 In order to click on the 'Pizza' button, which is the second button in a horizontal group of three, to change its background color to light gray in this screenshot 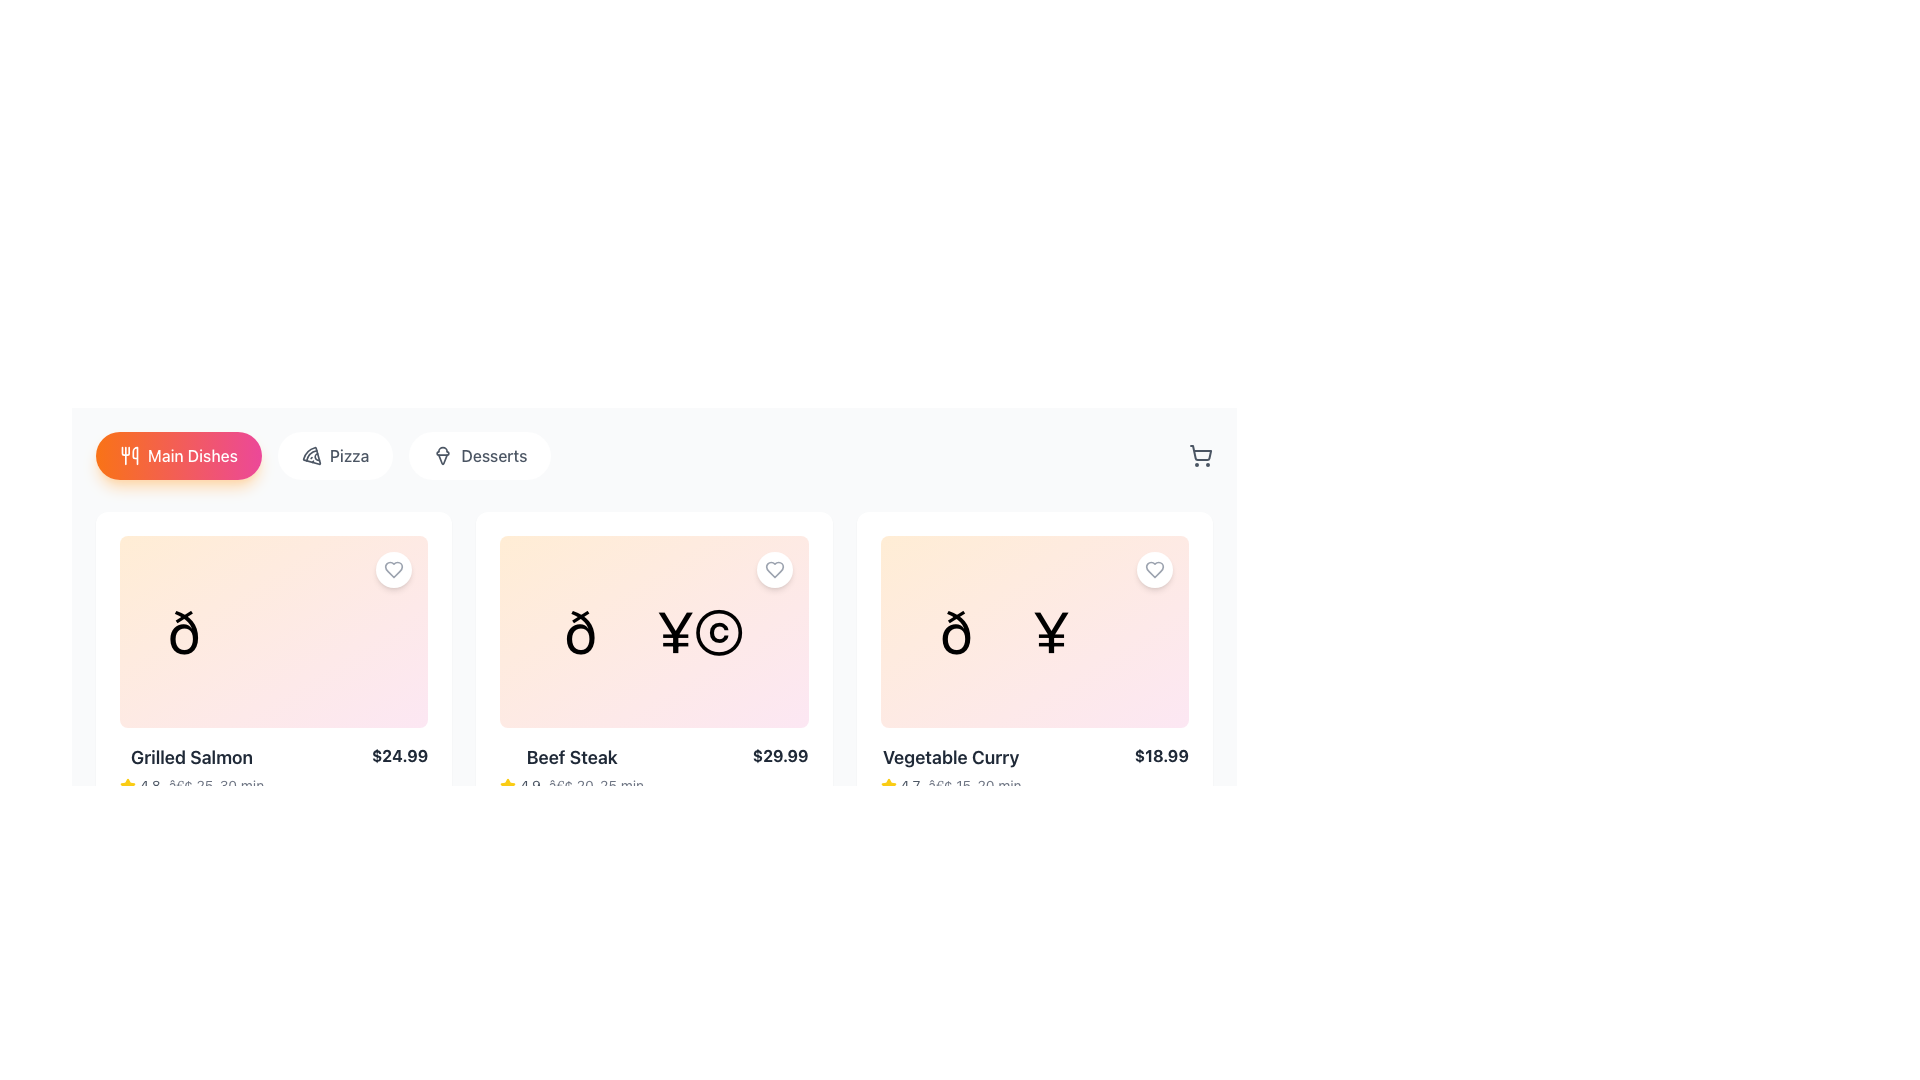, I will do `click(335, 455)`.